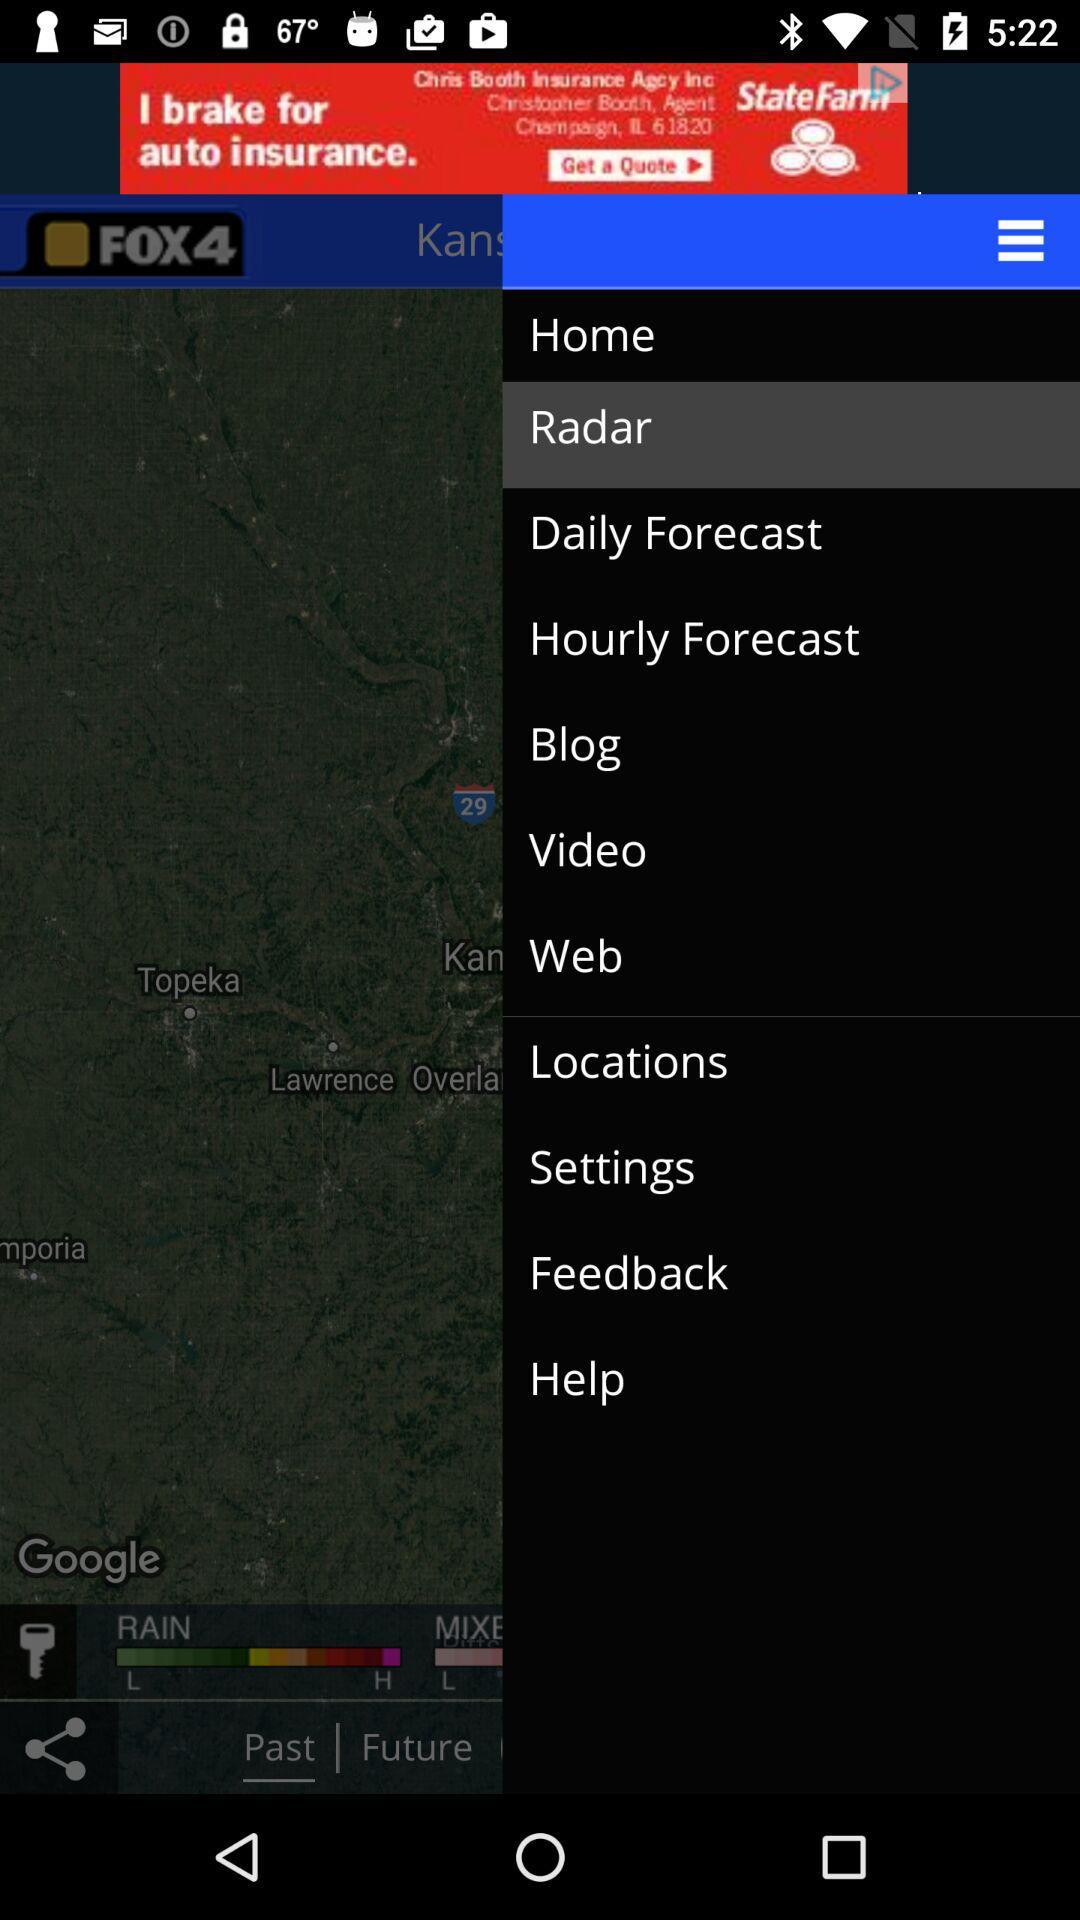 This screenshot has width=1080, height=1920. Describe the element at coordinates (58, 1746) in the screenshot. I see `the share icon` at that location.